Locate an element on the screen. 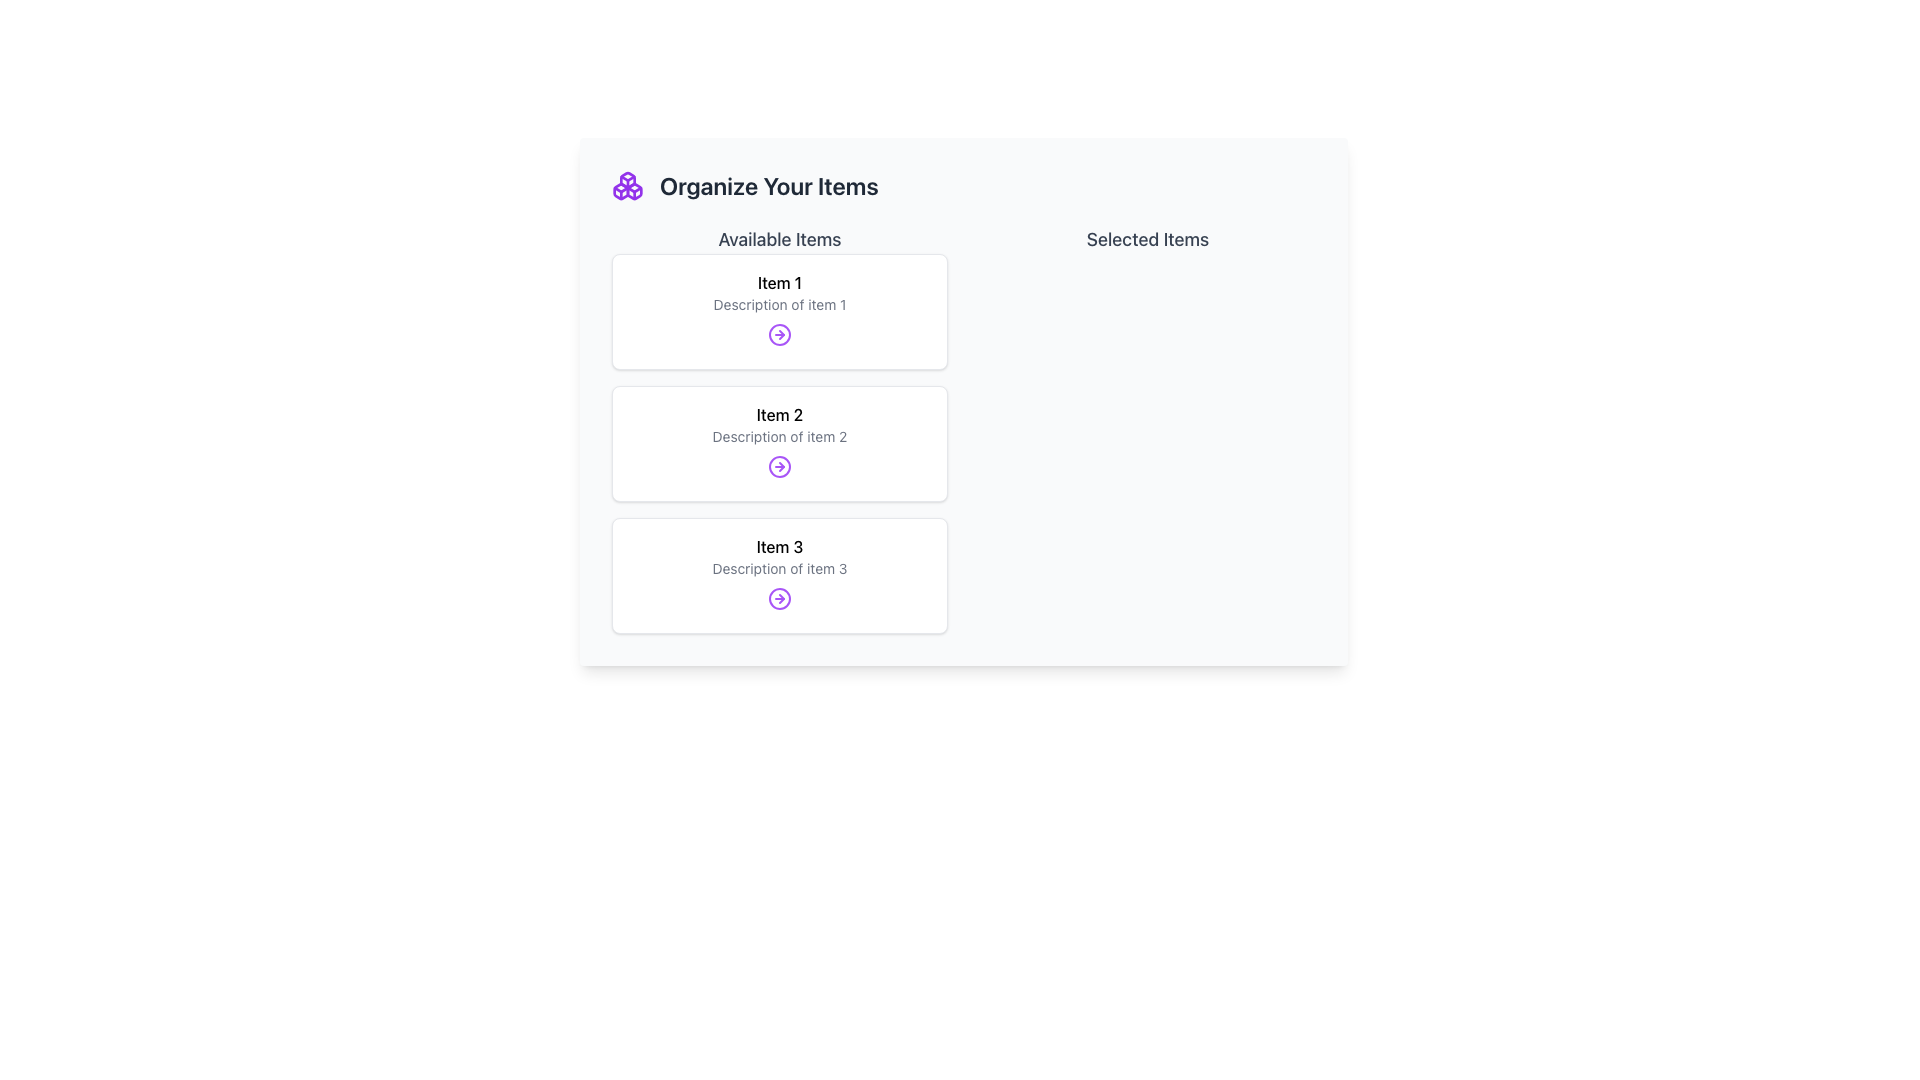 This screenshot has height=1080, width=1920. the title text element for the third item in the 'Available Items' list, which is located at the top of its panel is located at coordinates (778, 547).